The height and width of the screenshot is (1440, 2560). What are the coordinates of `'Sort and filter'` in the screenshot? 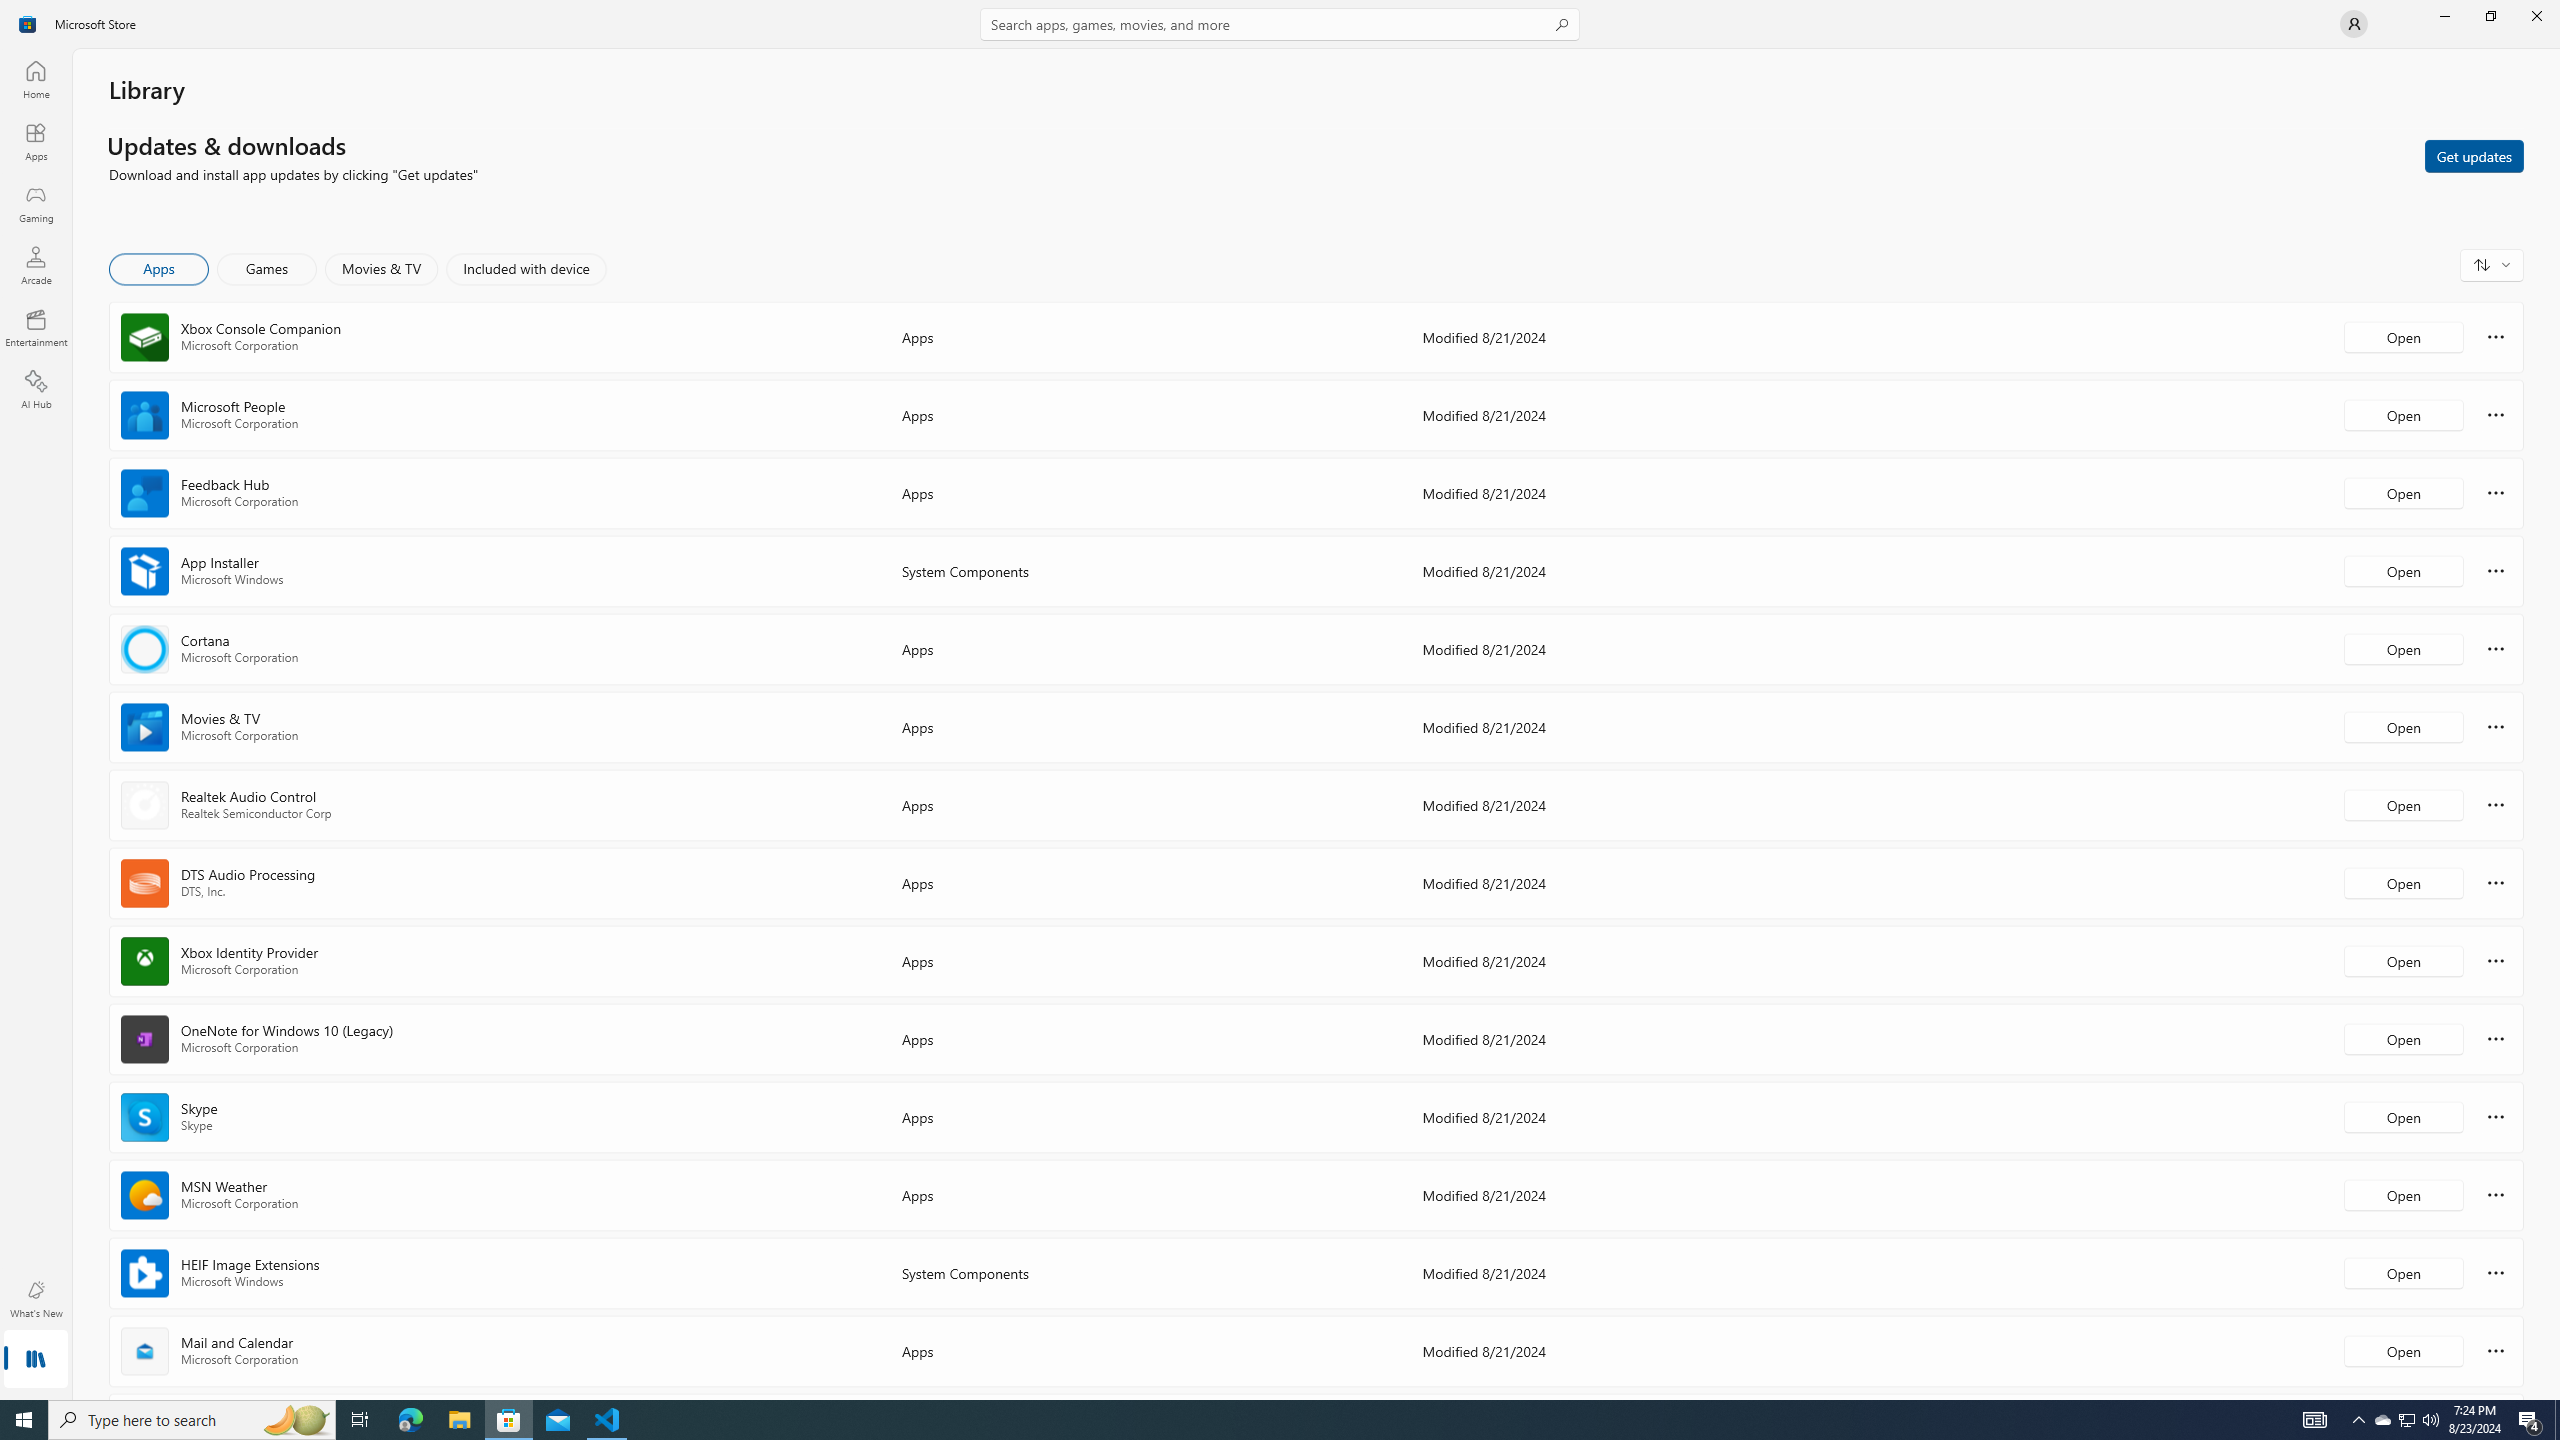 It's located at (2491, 264).